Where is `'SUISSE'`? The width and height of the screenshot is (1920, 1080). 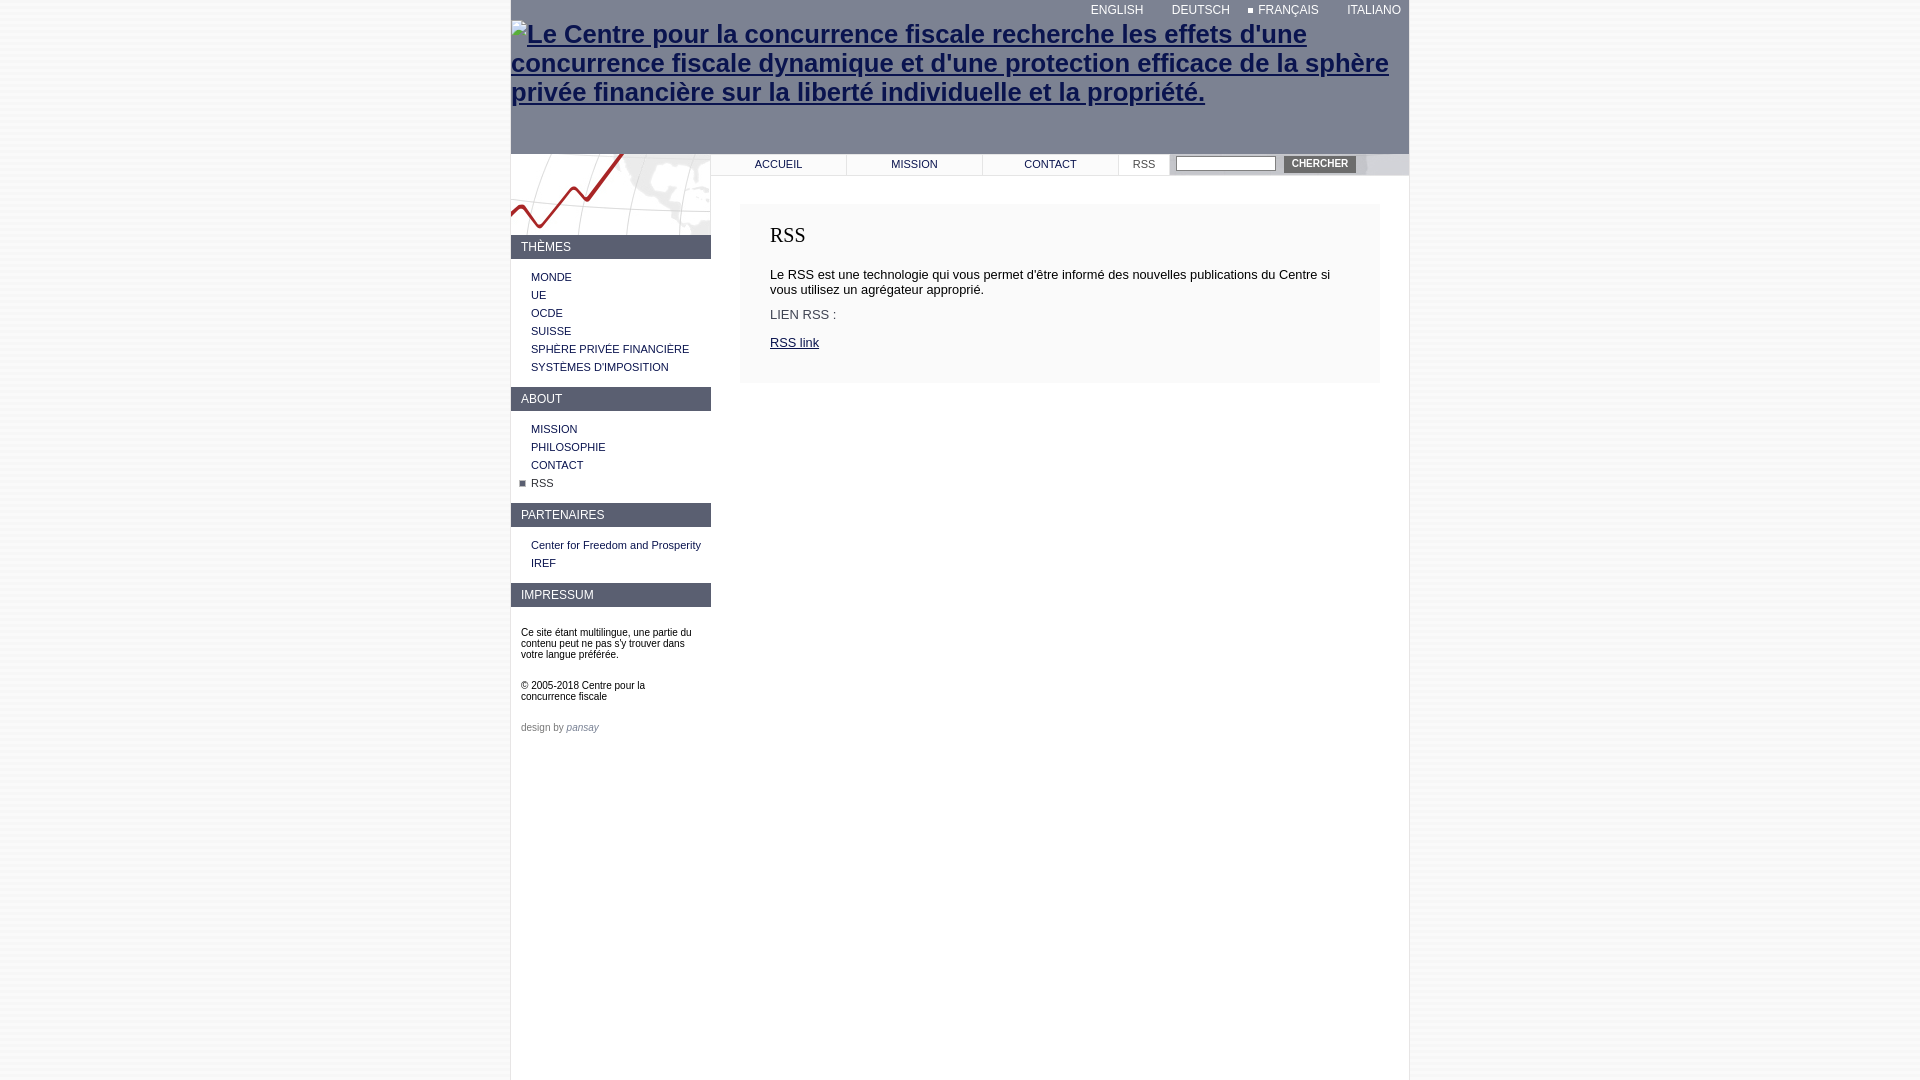 'SUISSE' is located at coordinates (551, 330).